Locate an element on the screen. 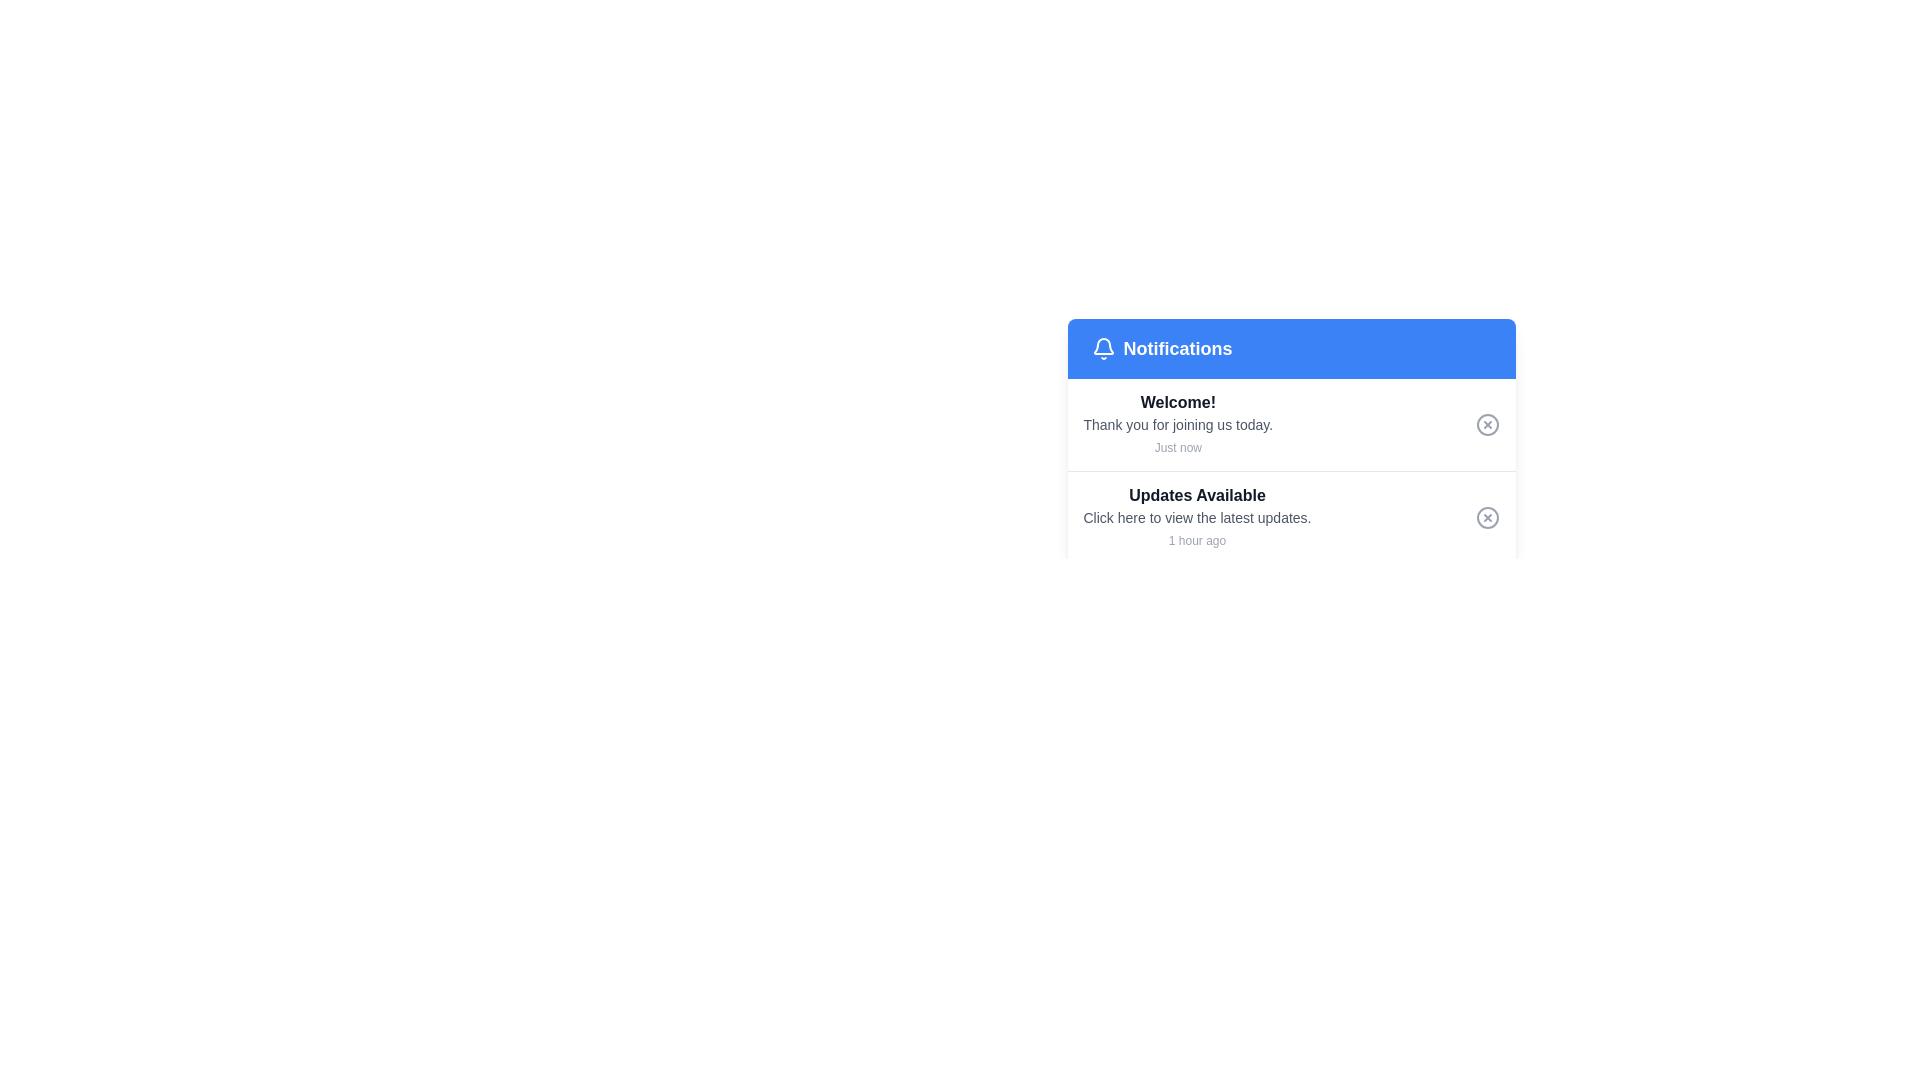 Image resolution: width=1920 pixels, height=1080 pixels. information displayed in the text block that shows 'Updates Available', including the details 'Click here to view the latest updates.' and '1 hour ago' is located at coordinates (1197, 516).